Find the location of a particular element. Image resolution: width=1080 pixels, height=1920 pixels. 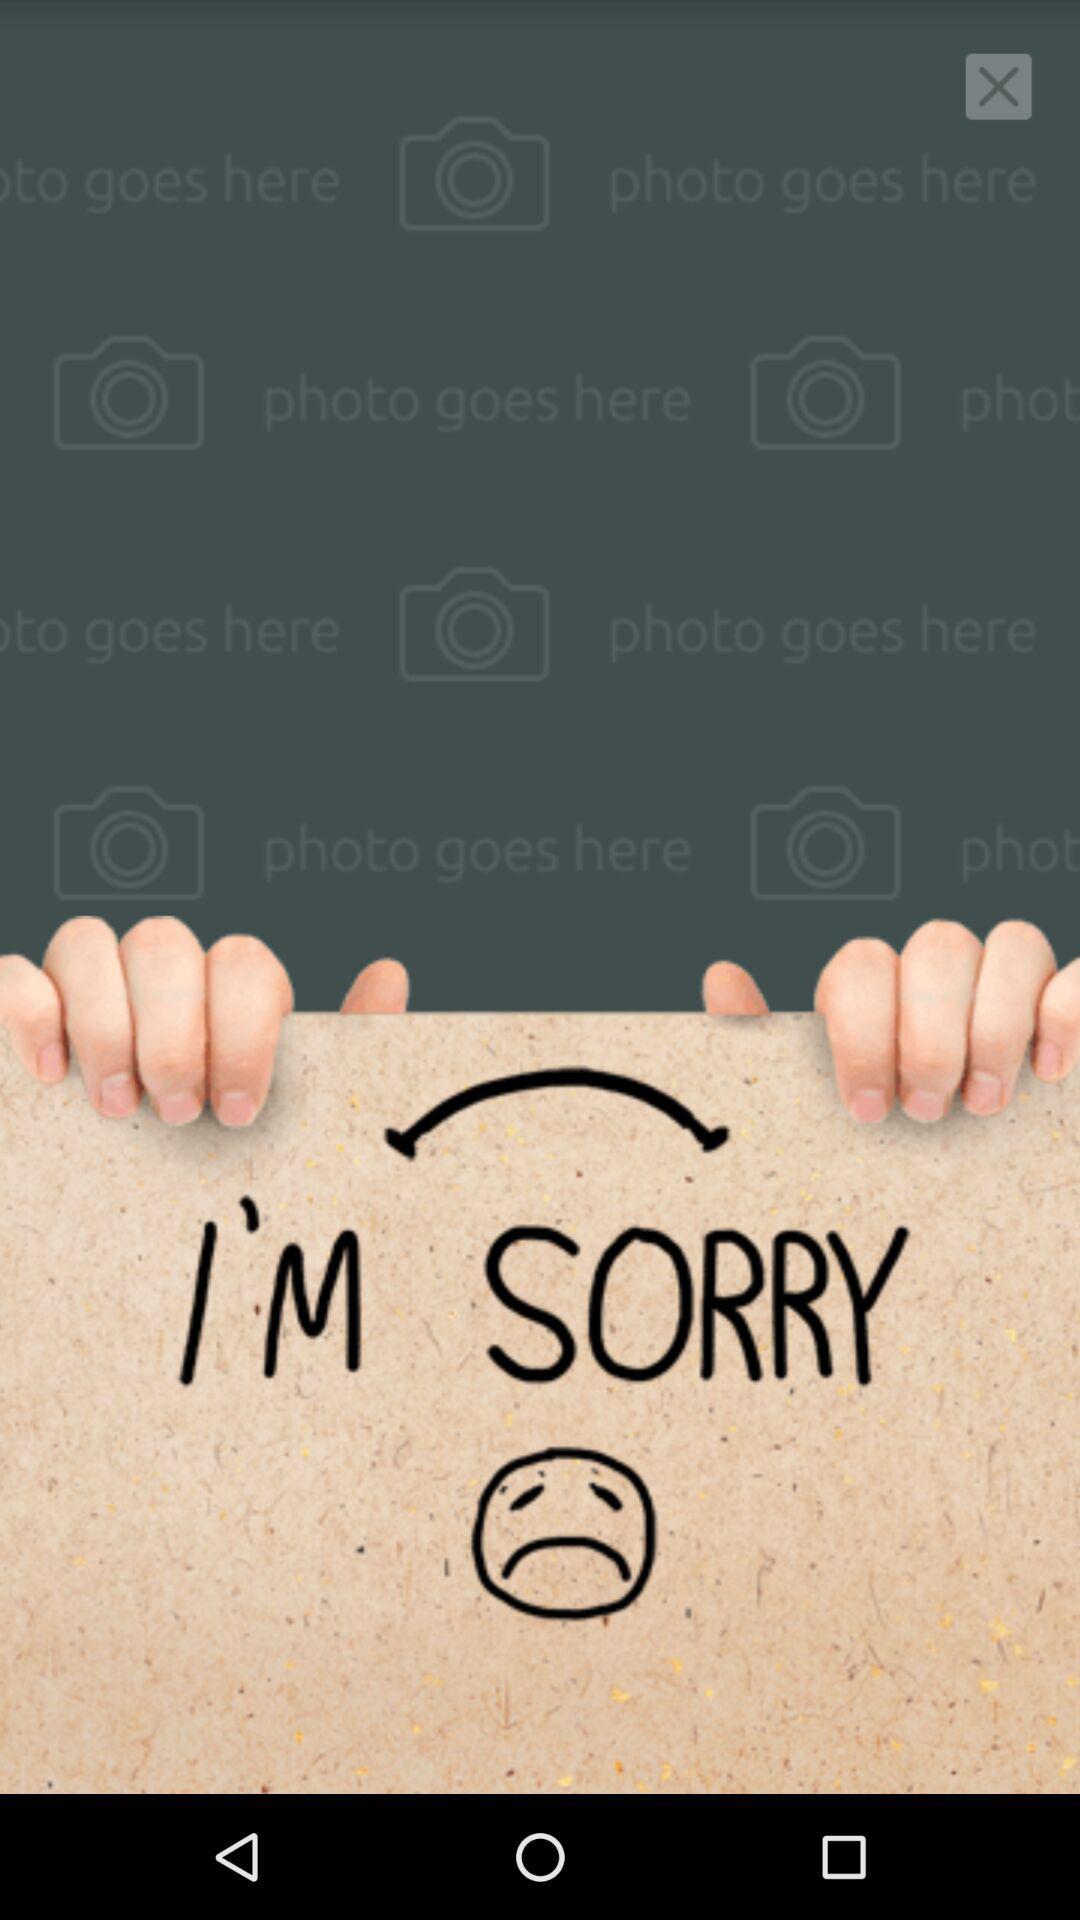

exit screen is located at coordinates (998, 85).